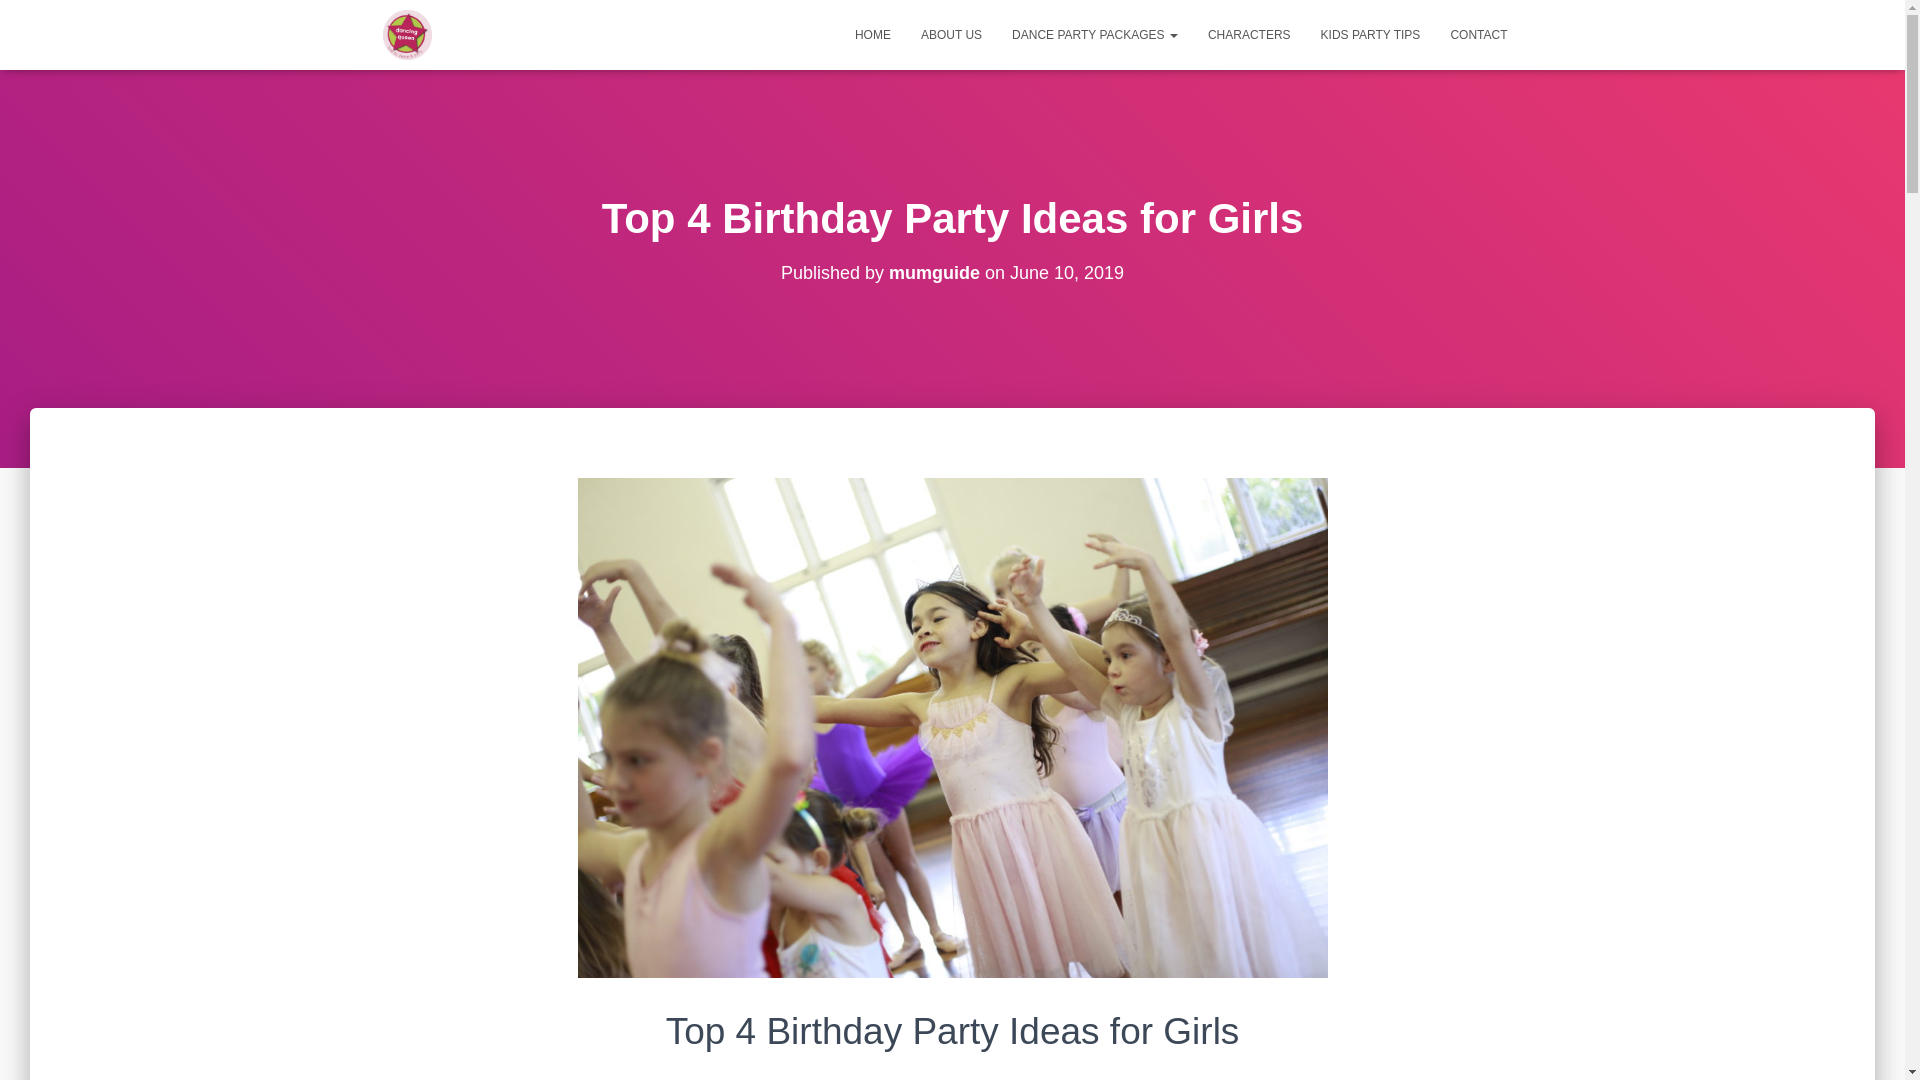 The width and height of the screenshot is (1920, 1080). Describe the element at coordinates (1478, 34) in the screenshot. I see `'CONTACT'` at that location.